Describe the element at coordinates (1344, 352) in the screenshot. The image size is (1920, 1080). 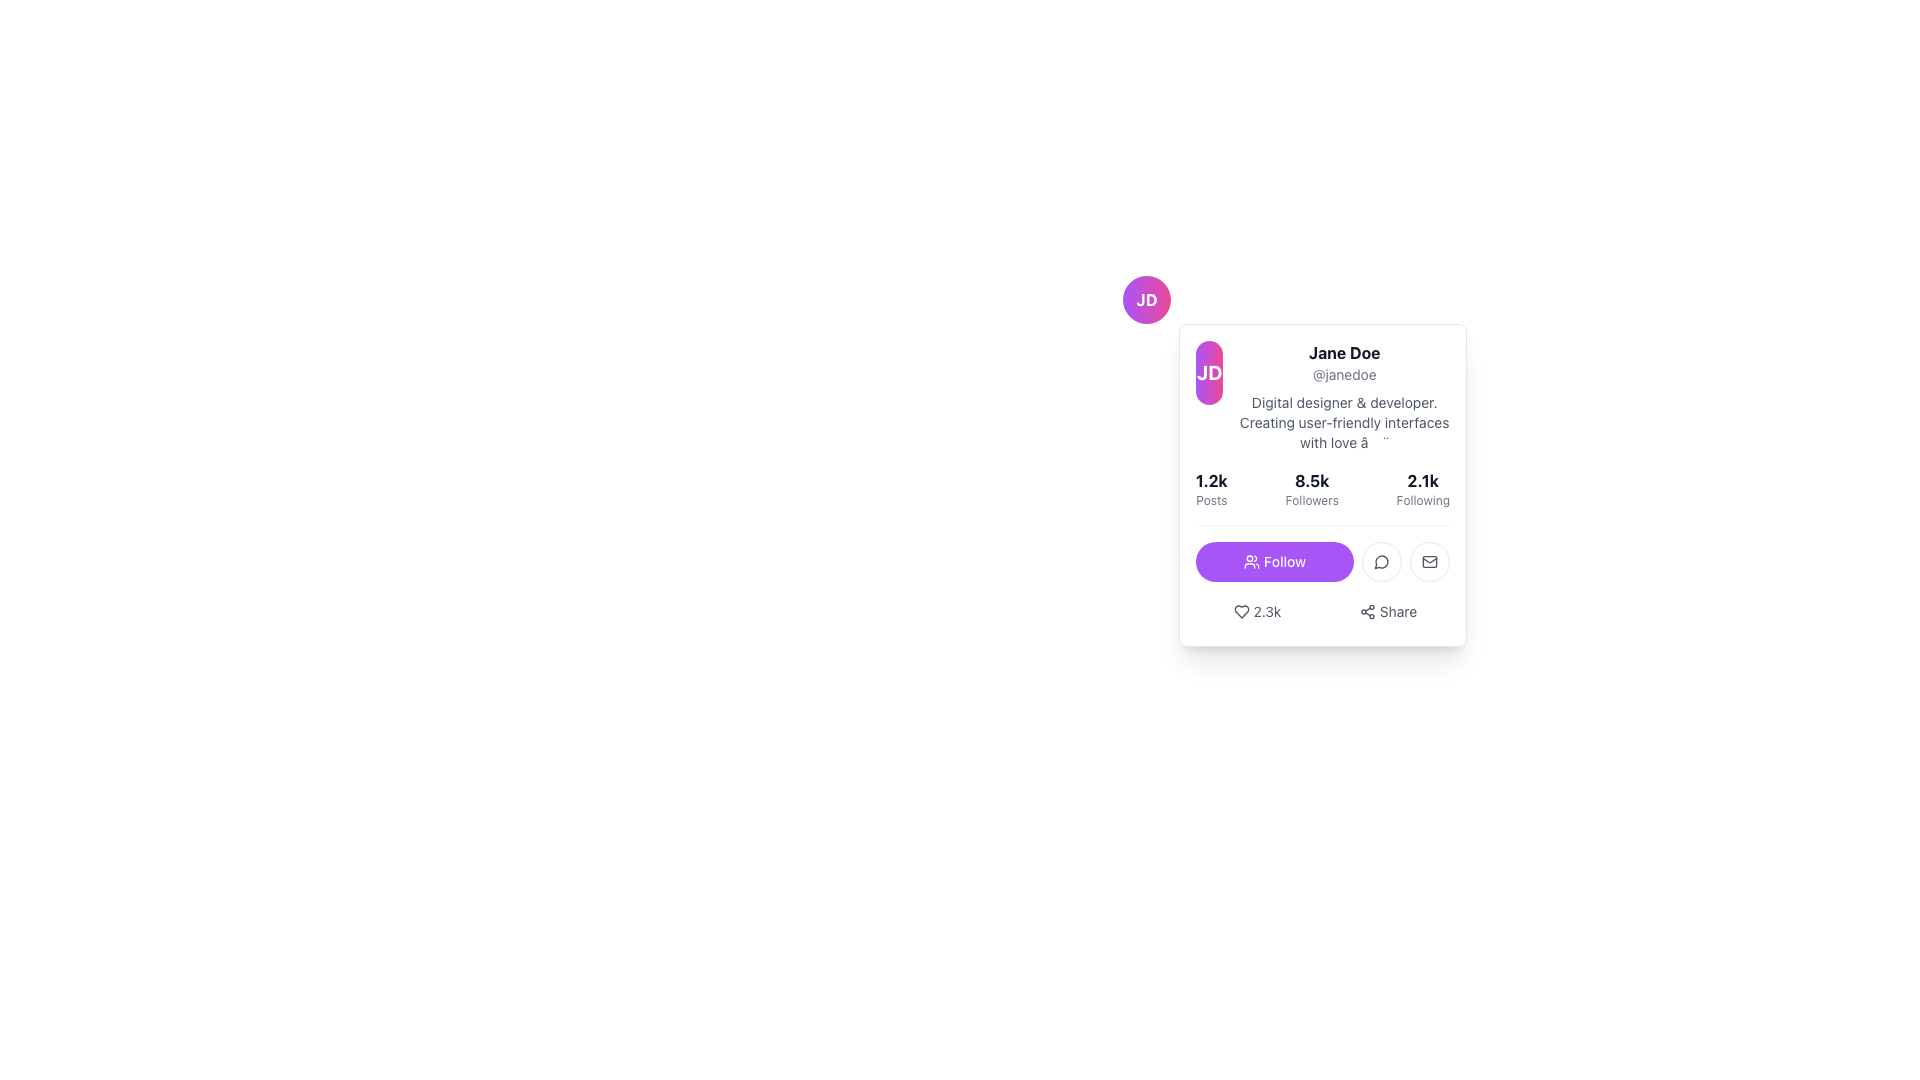
I see `the text displayed in the Text Label at the top of the user profile card` at that location.